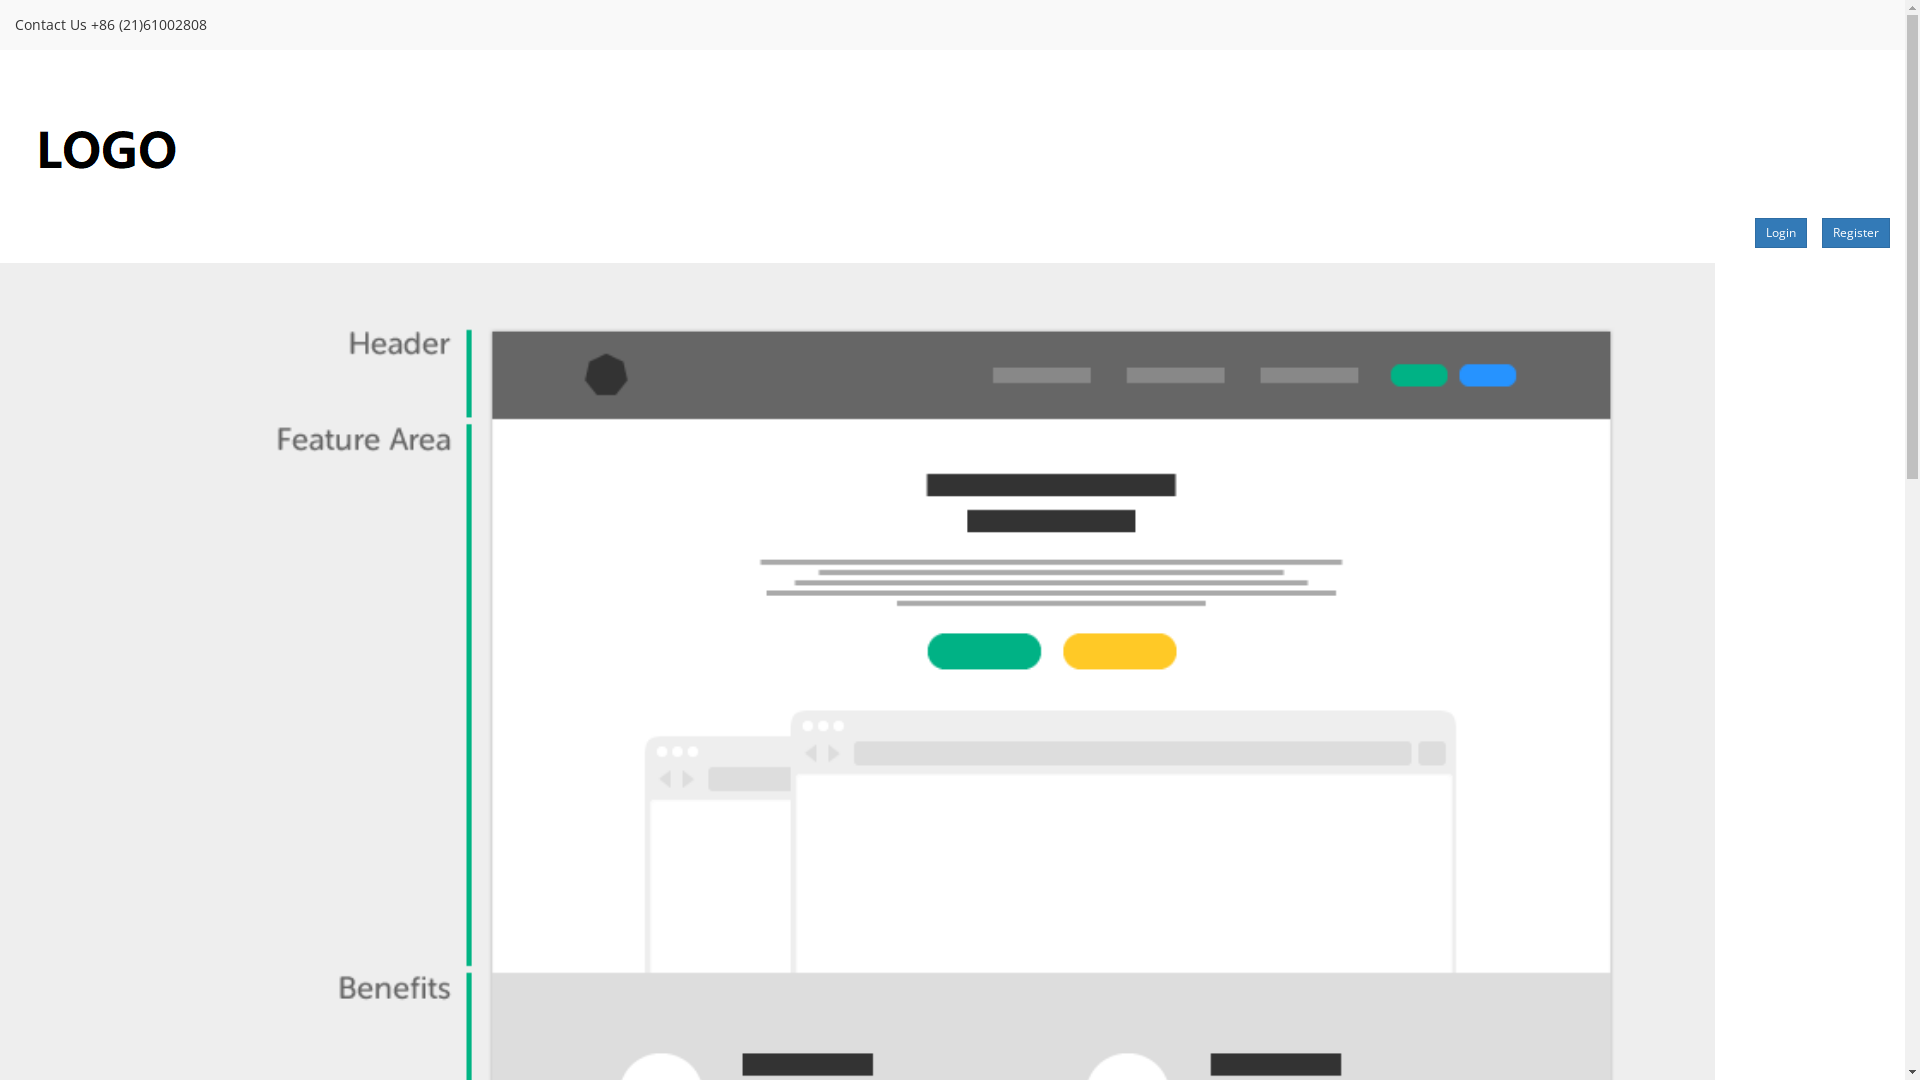  I want to click on 'Login', so click(1780, 231).